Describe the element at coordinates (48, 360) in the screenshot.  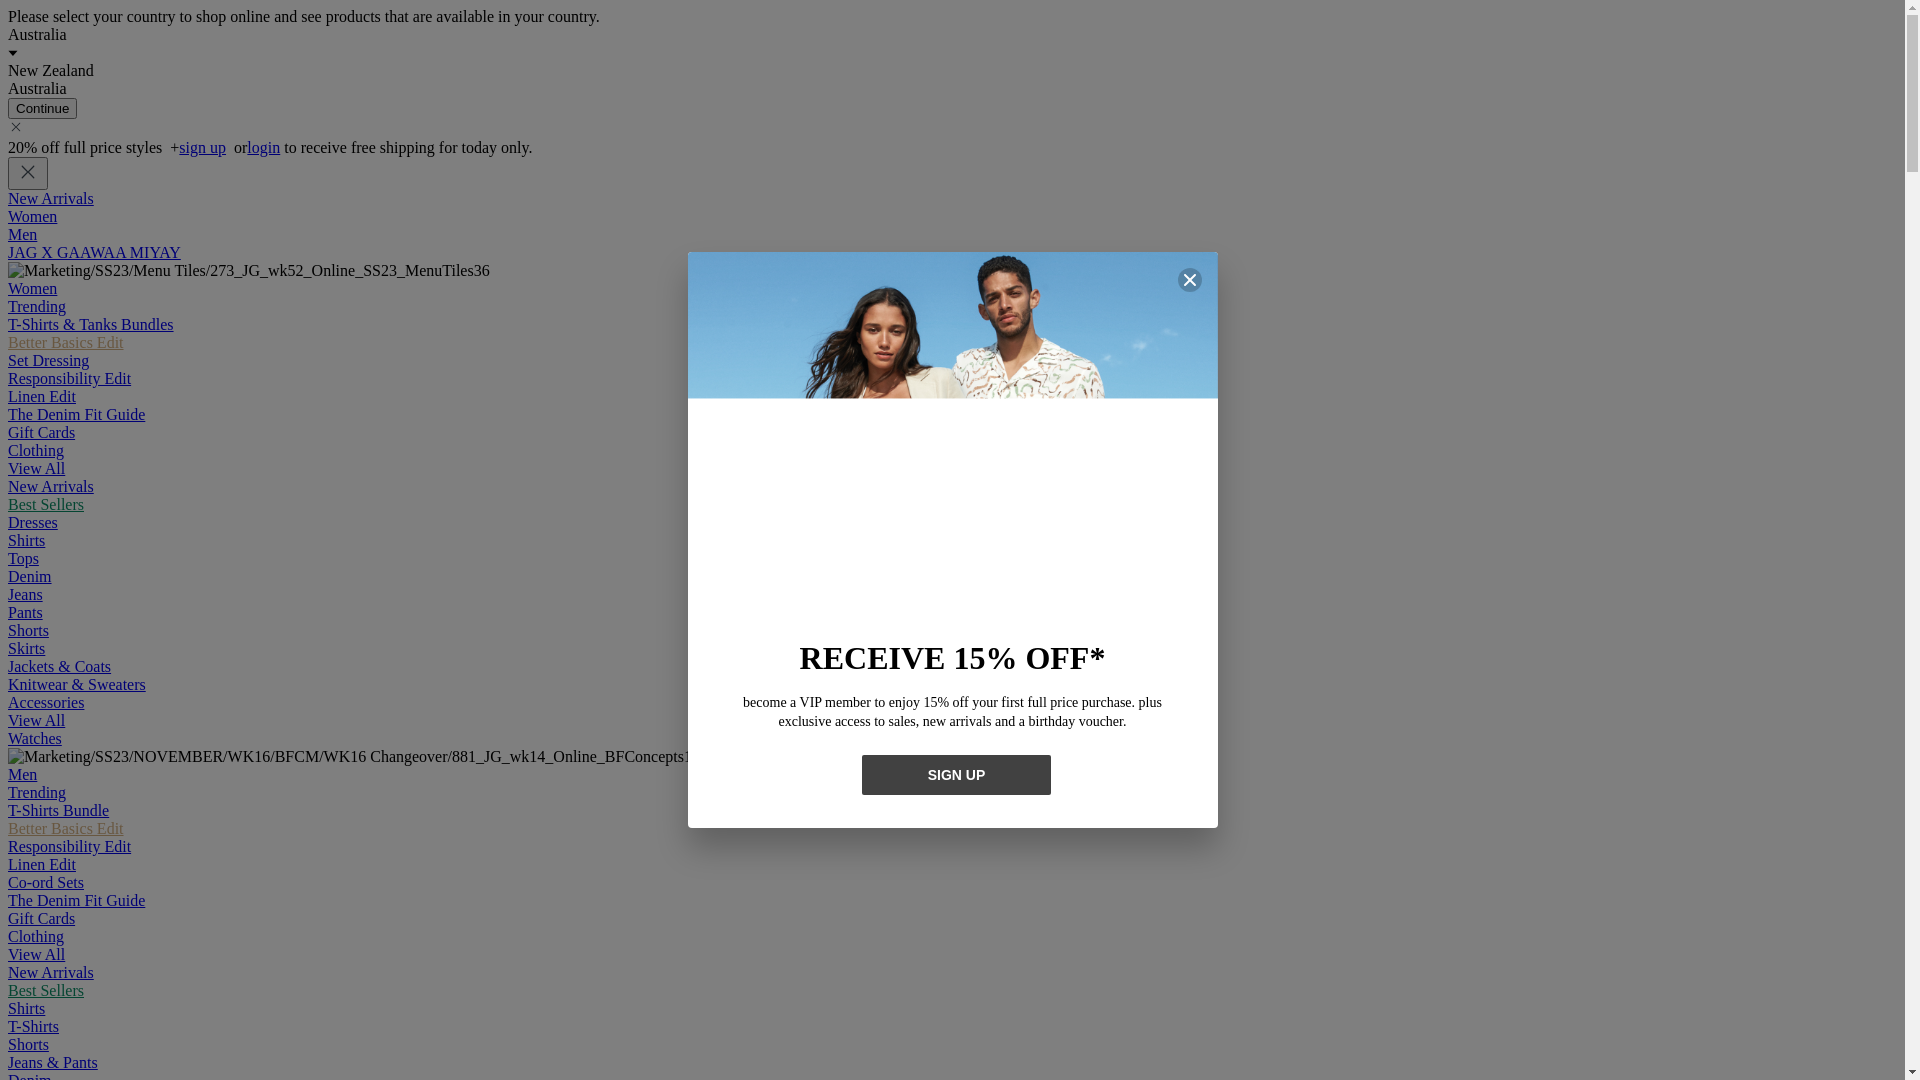
I see `'Set Dressing'` at that location.